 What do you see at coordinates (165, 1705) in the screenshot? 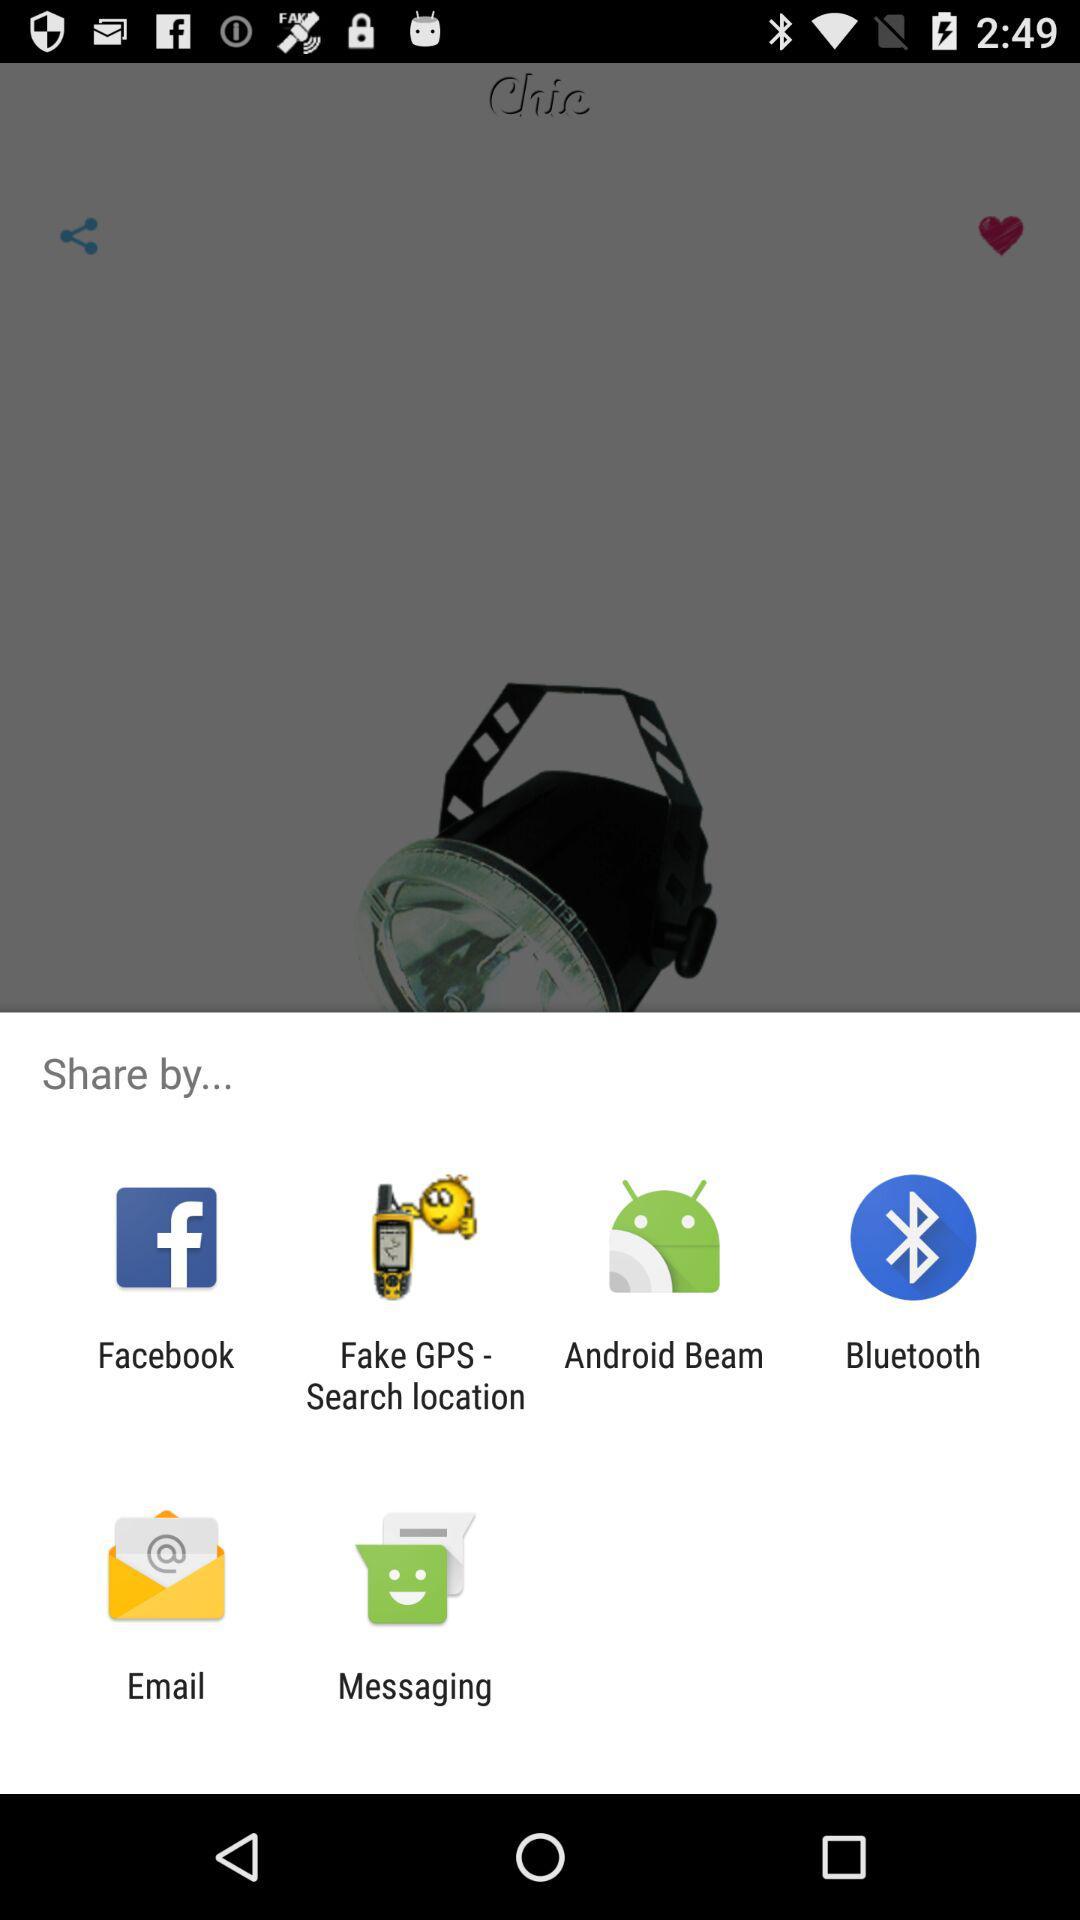
I see `the email app` at bounding box center [165, 1705].